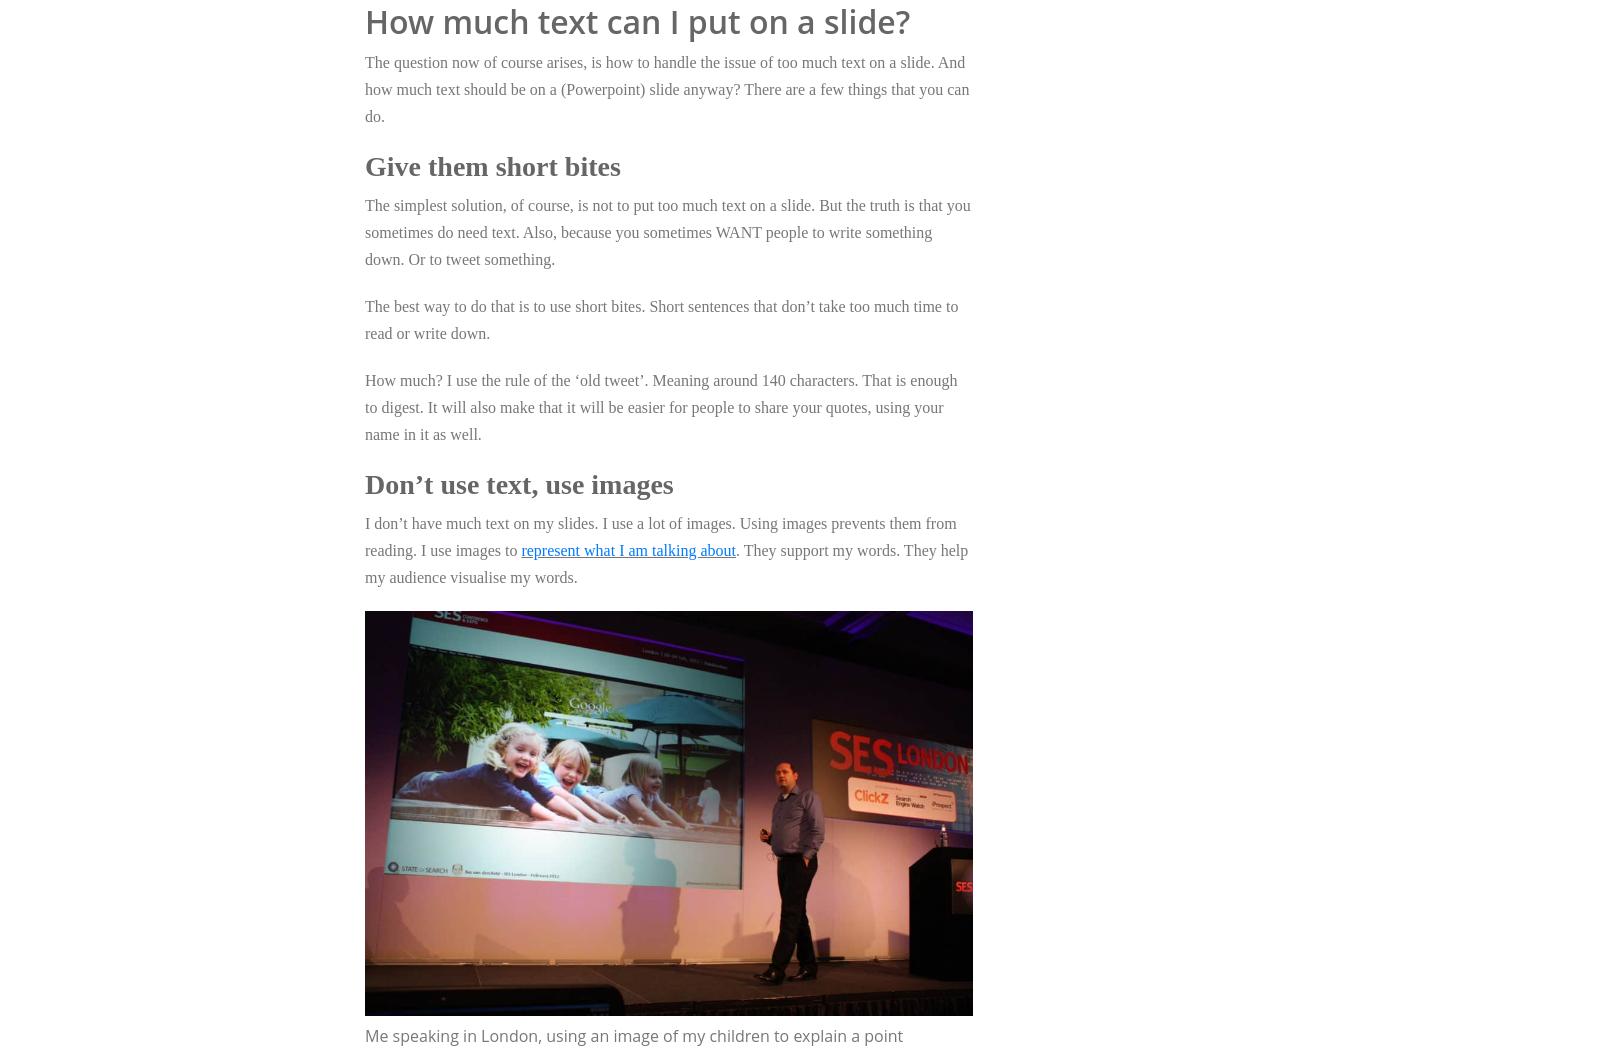 Image resolution: width=1600 pixels, height=1062 pixels. I want to click on '. They support my words. They help my audience visualise my words.', so click(666, 562).